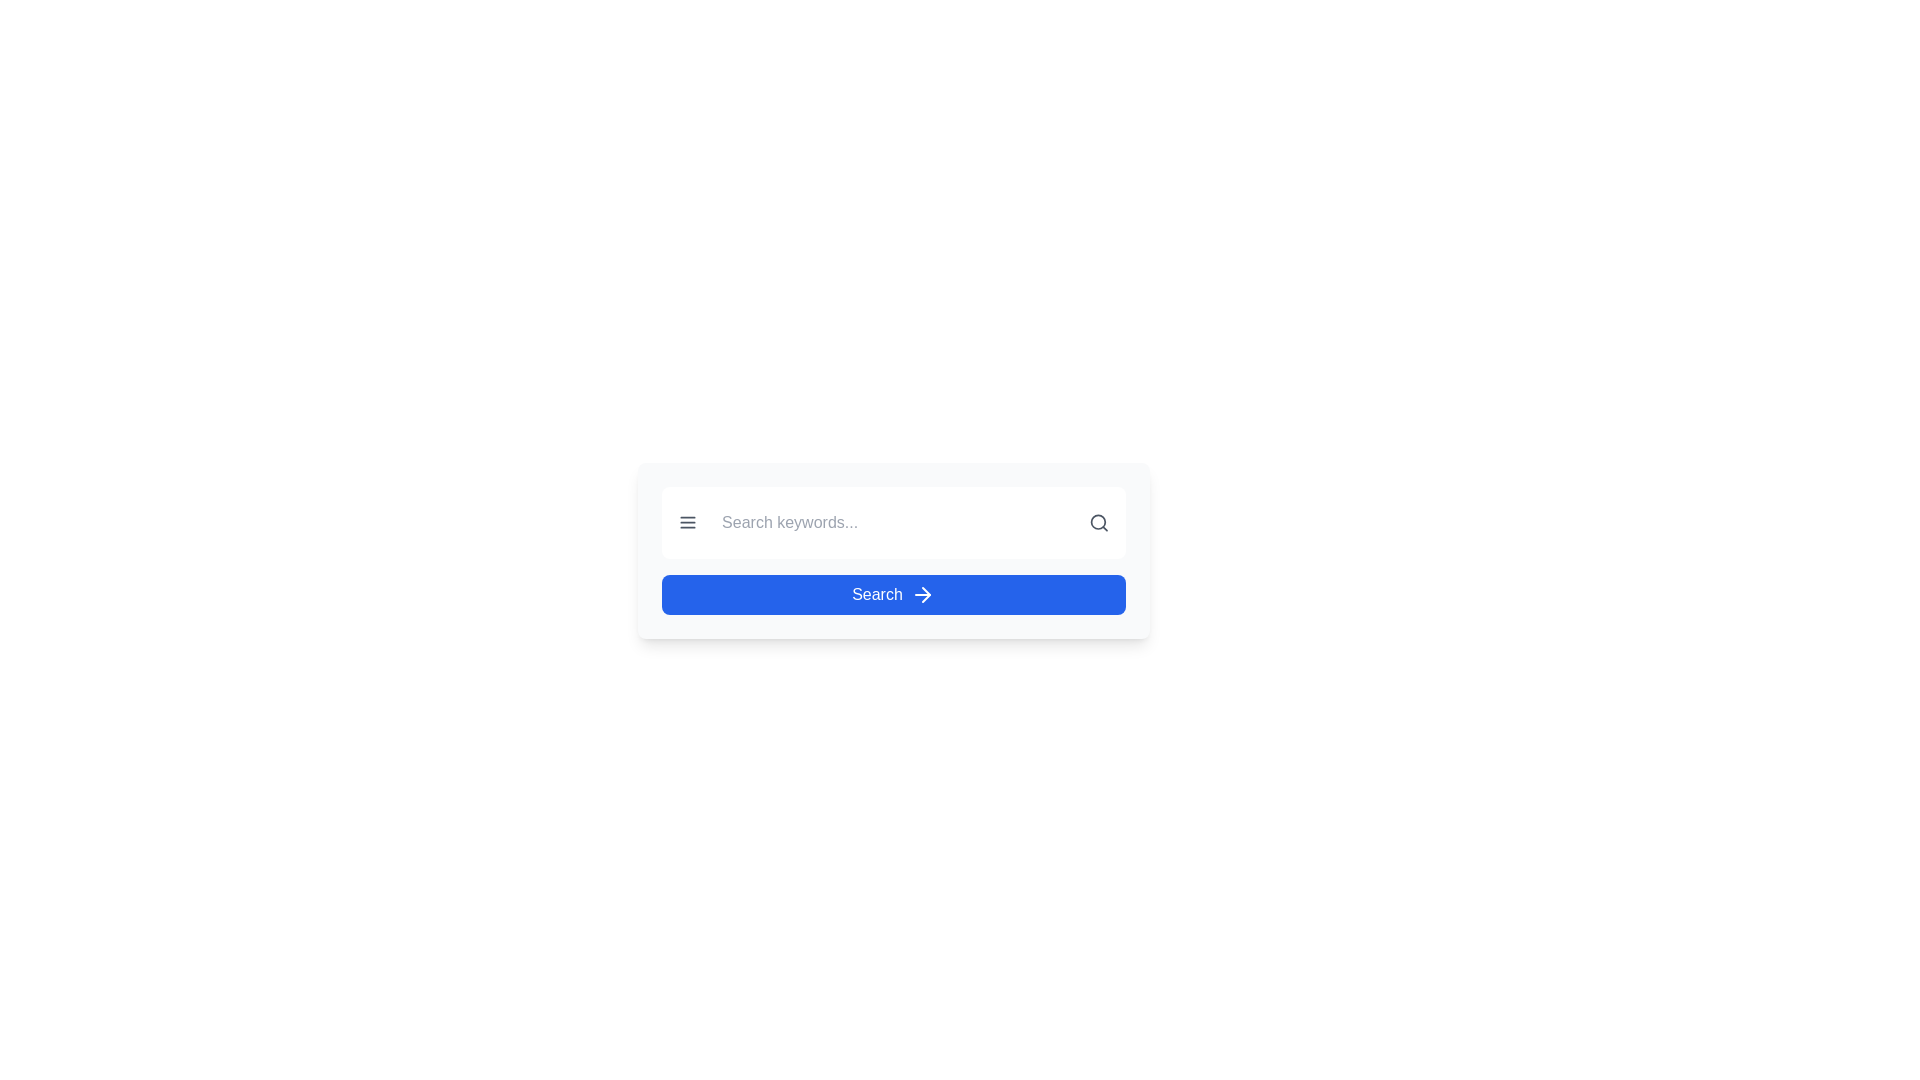 The image size is (1920, 1080). What do you see at coordinates (1098, 522) in the screenshot?
I see `the search icon located on the far right side of the search bar` at bounding box center [1098, 522].